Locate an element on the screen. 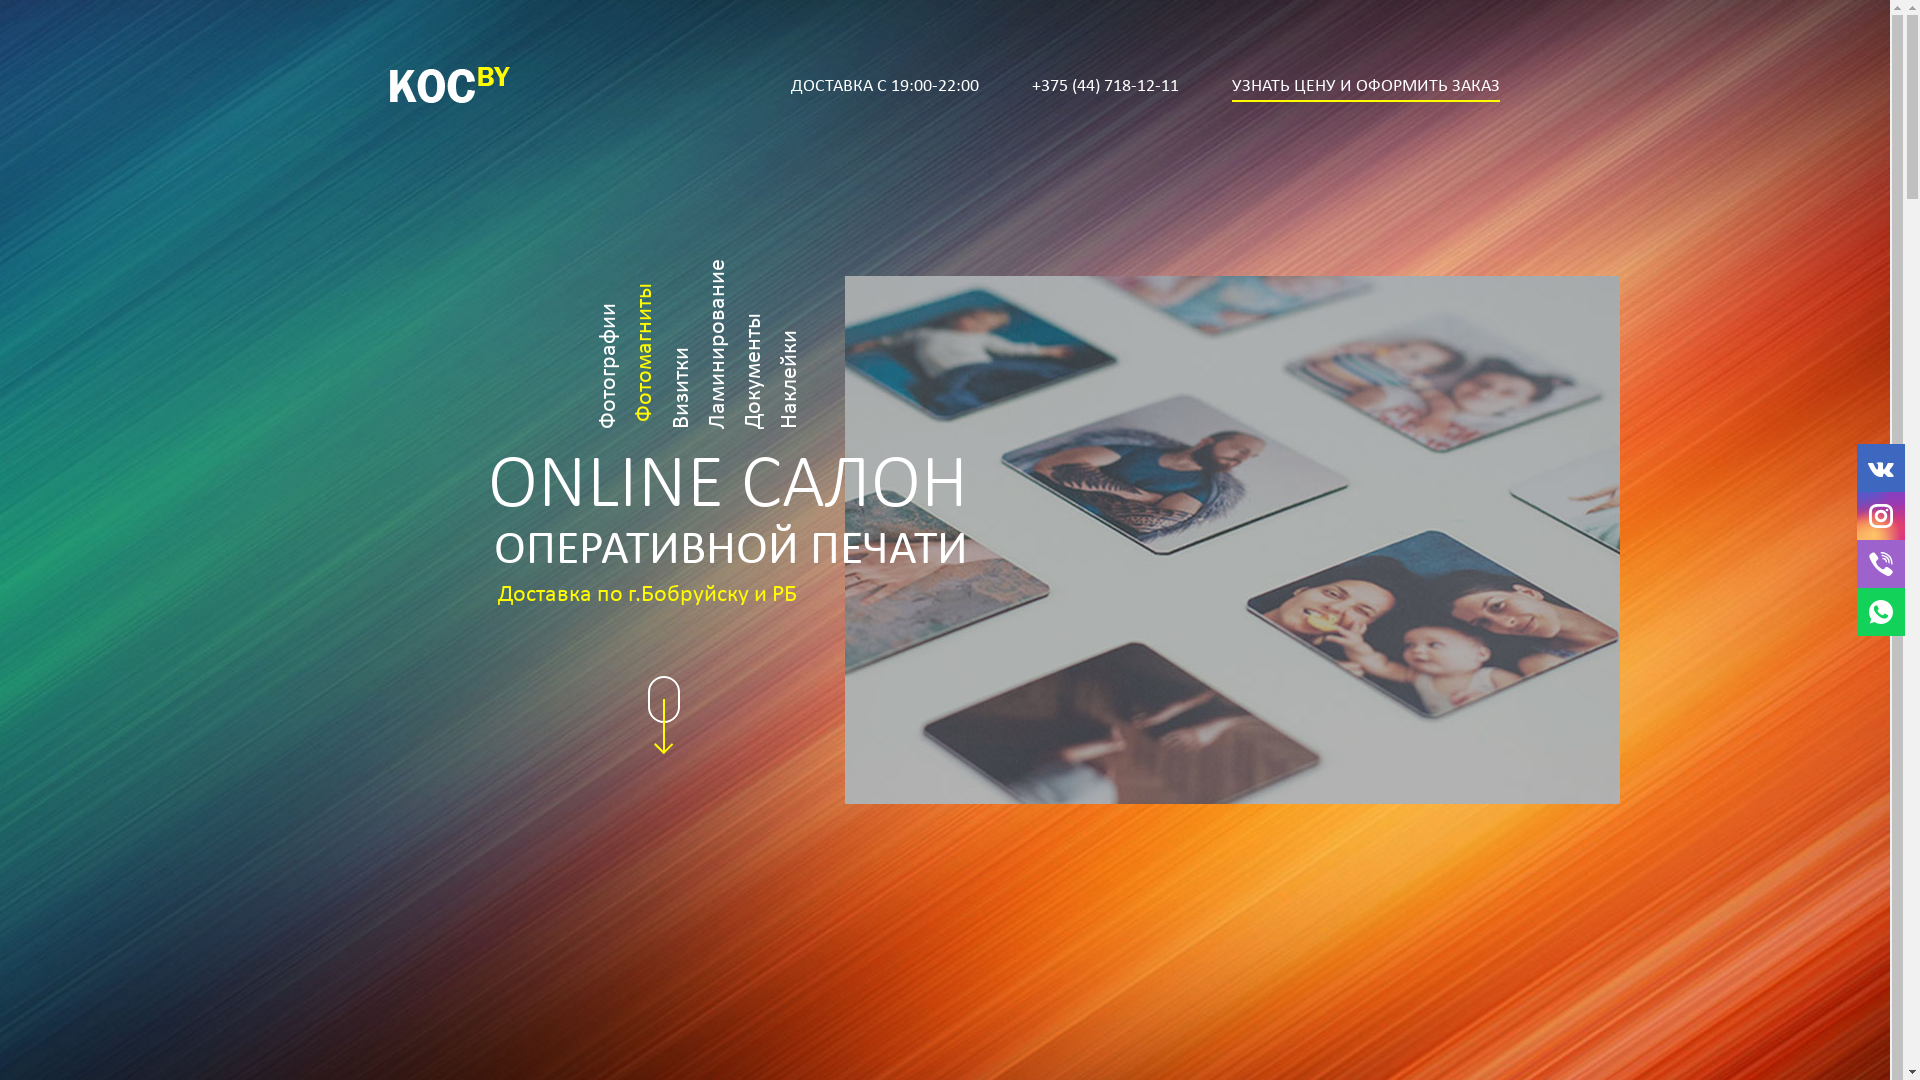 Image resolution: width=1920 pixels, height=1080 pixels. '+375 (44) 718-12-11' is located at coordinates (1104, 86).